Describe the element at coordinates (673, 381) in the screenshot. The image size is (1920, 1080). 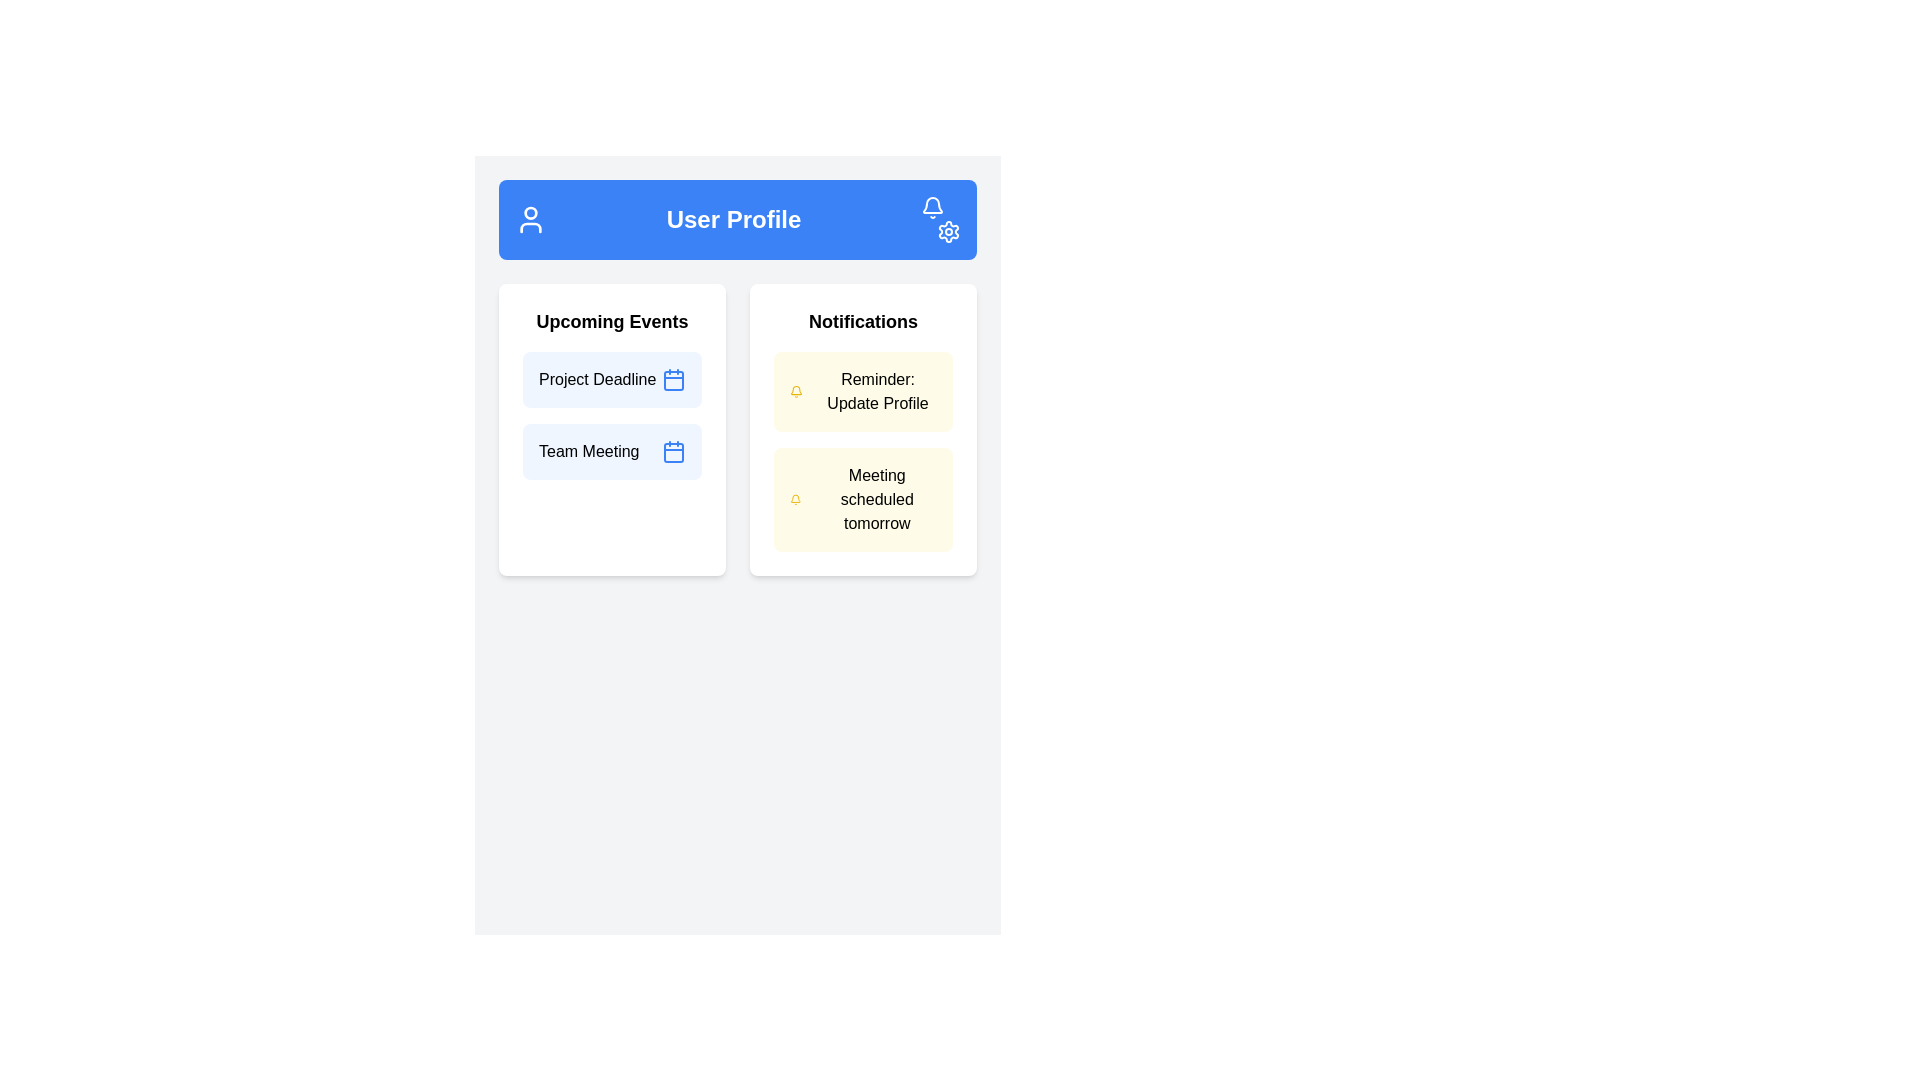
I see `the light blue rectangular calendar date cell located near the bottom-right corner inside the calendar icon, adjacent to the 'Project Deadline' text in the 'Upcoming Events' section` at that location.